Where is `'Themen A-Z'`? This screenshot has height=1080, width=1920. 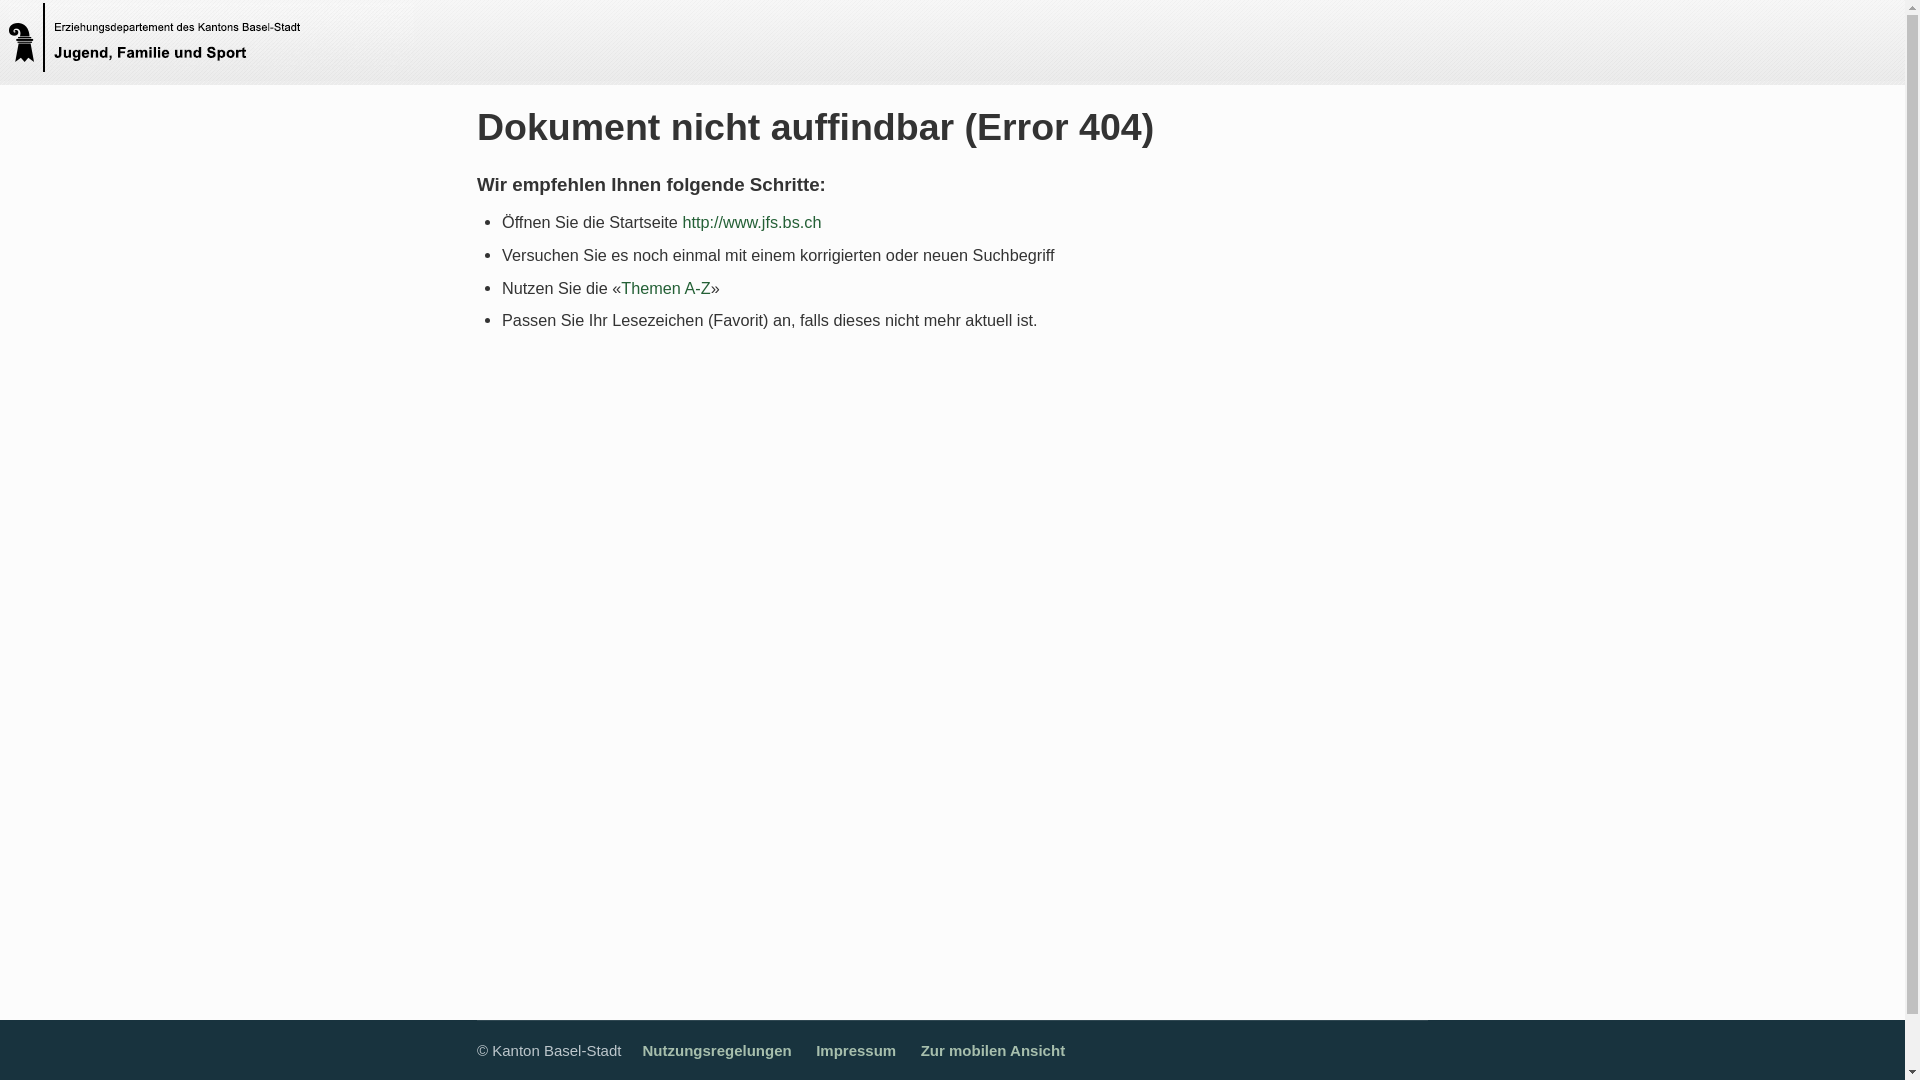 'Themen A-Z' is located at coordinates (619, 286).